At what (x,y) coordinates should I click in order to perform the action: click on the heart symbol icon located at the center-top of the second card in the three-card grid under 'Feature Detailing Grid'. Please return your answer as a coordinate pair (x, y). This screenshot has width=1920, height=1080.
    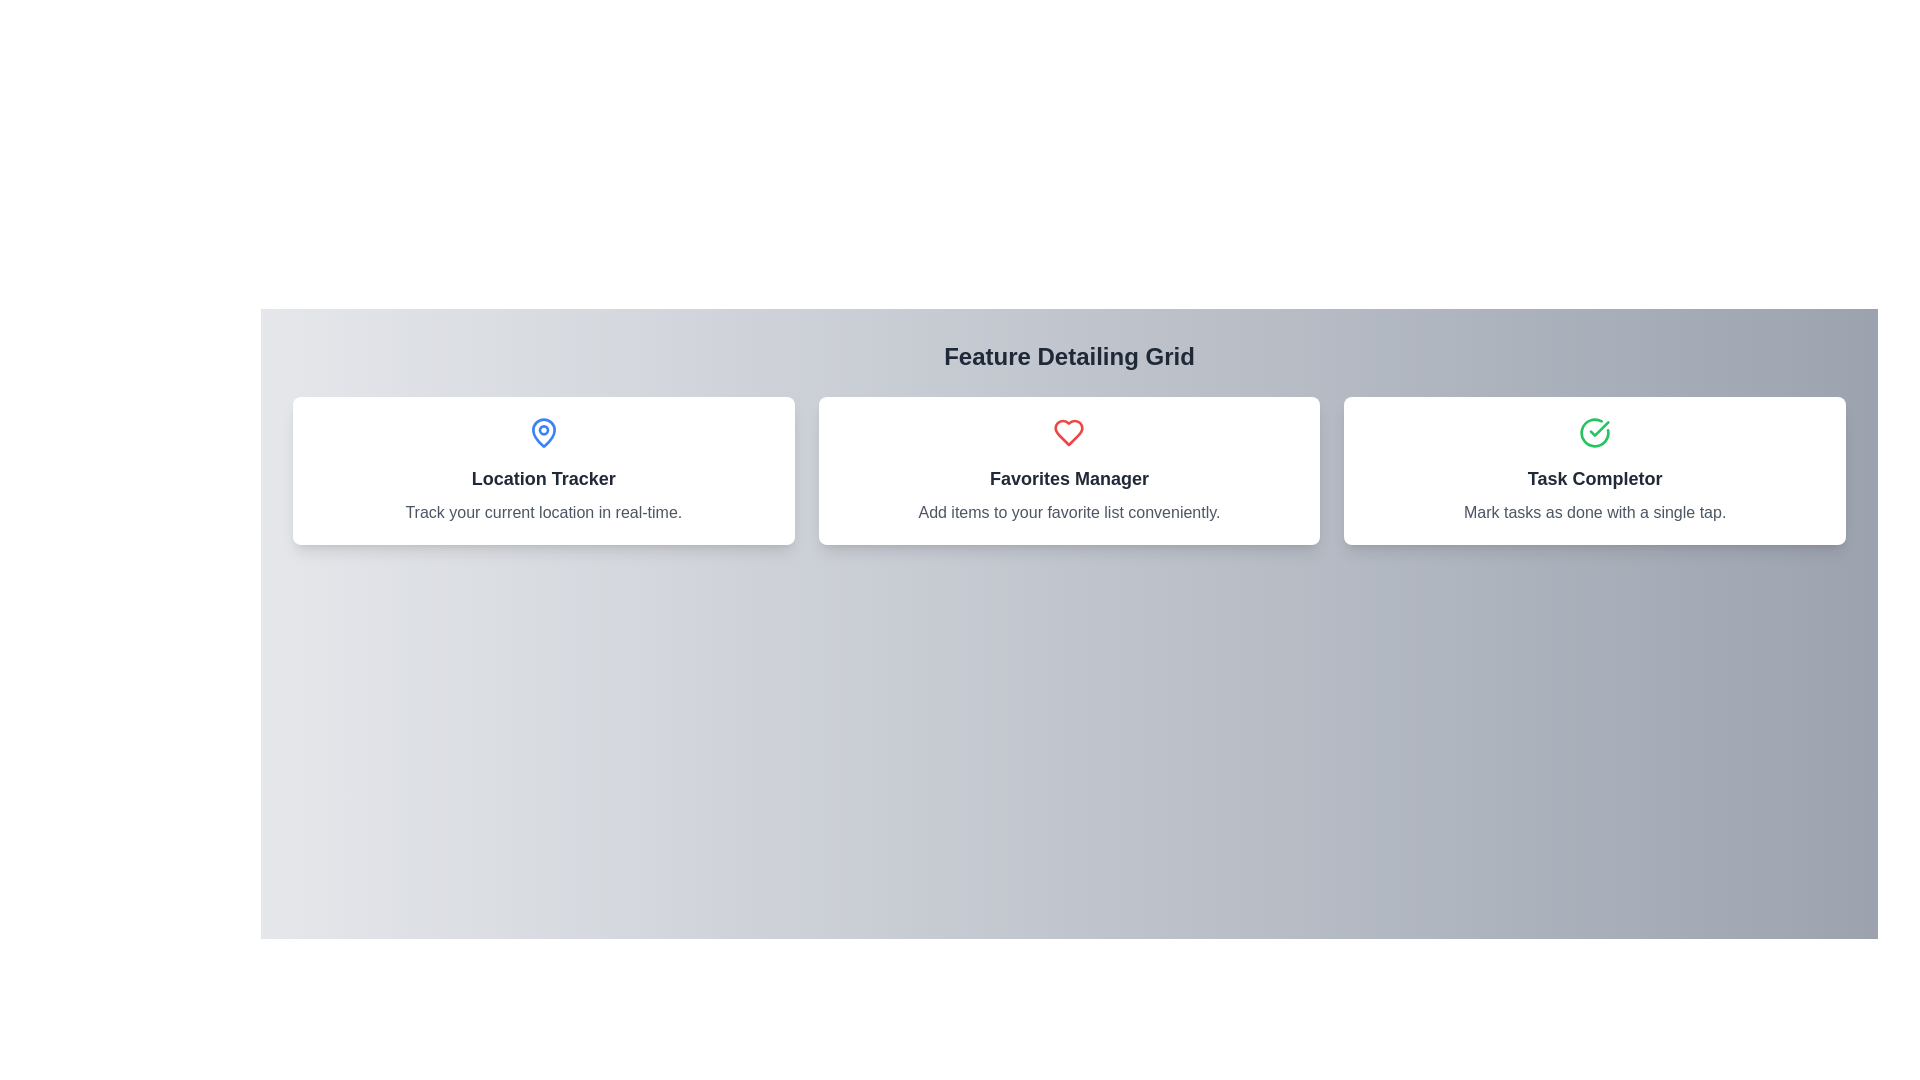
    Looking at the image, I should click on (1068, 431).